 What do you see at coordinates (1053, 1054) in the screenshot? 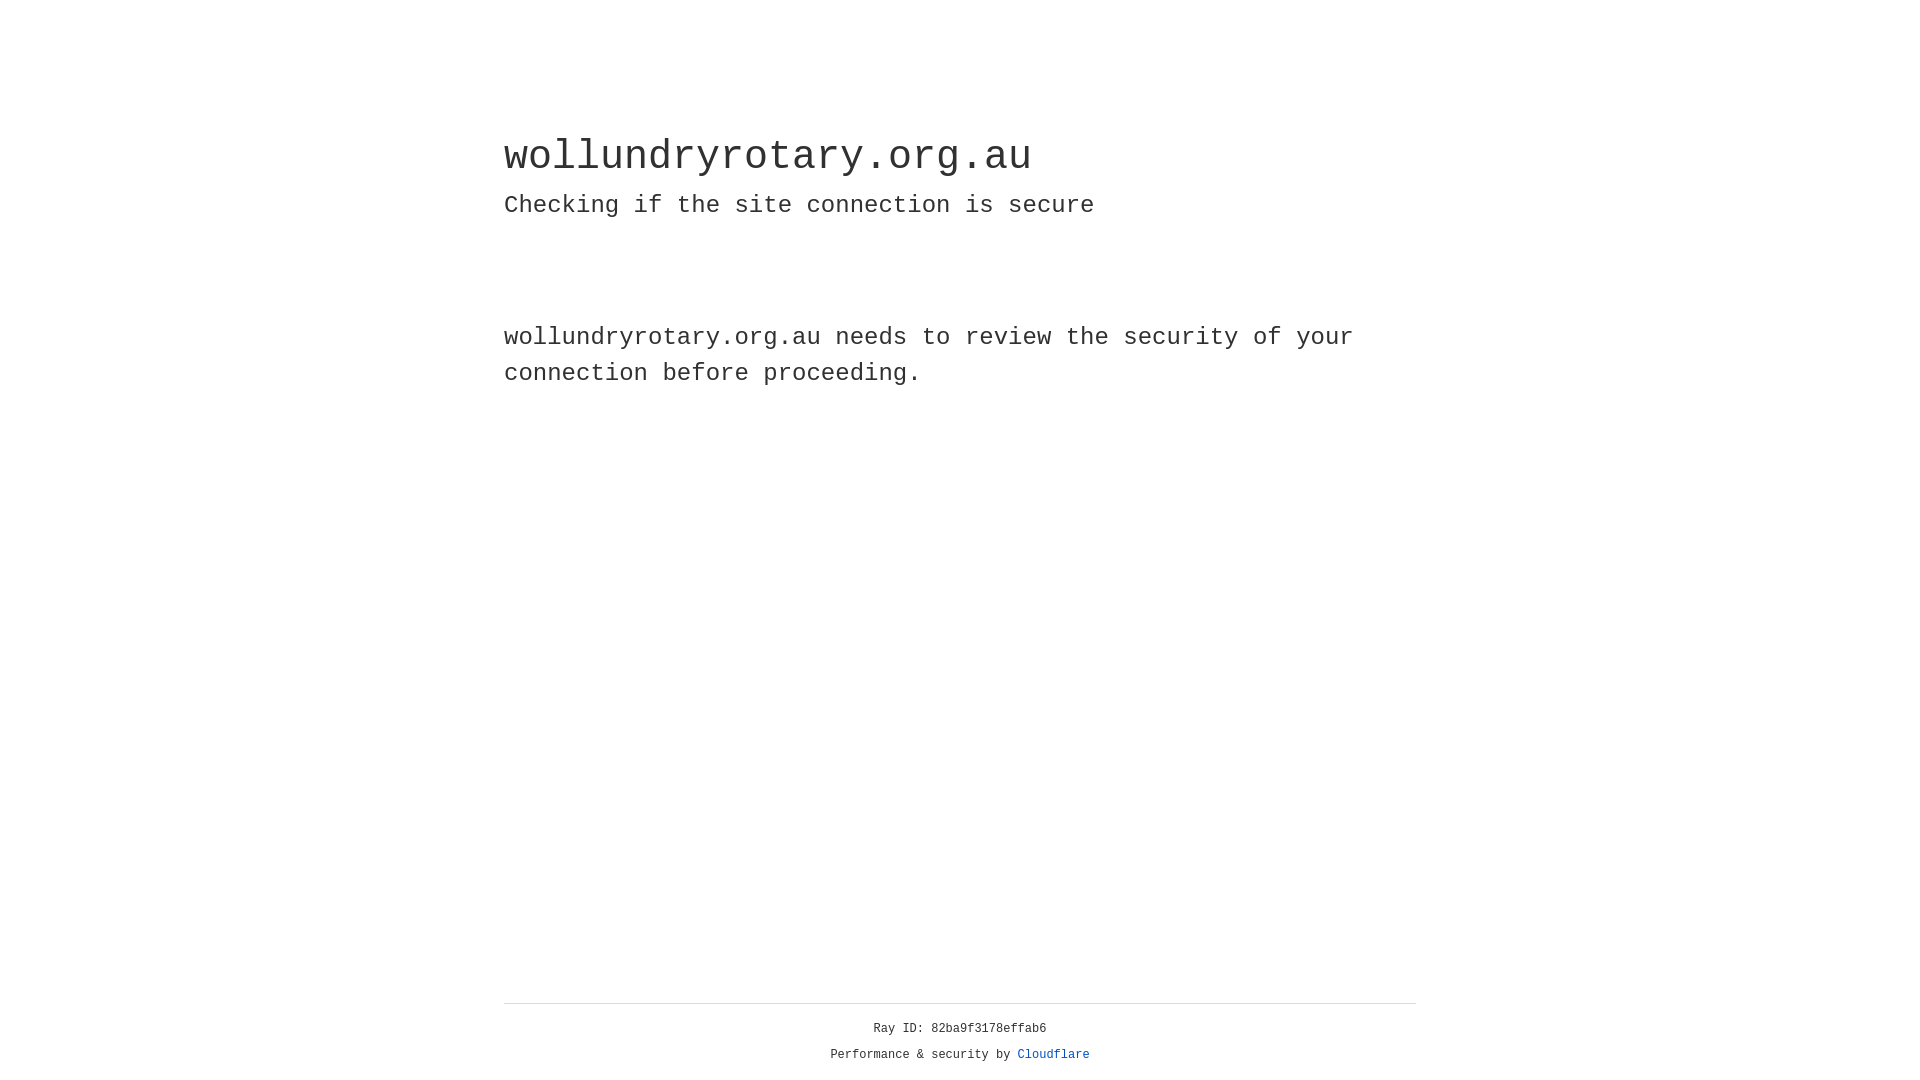
I see `'Cloudflare'` at bounding box center [1053, 1054].